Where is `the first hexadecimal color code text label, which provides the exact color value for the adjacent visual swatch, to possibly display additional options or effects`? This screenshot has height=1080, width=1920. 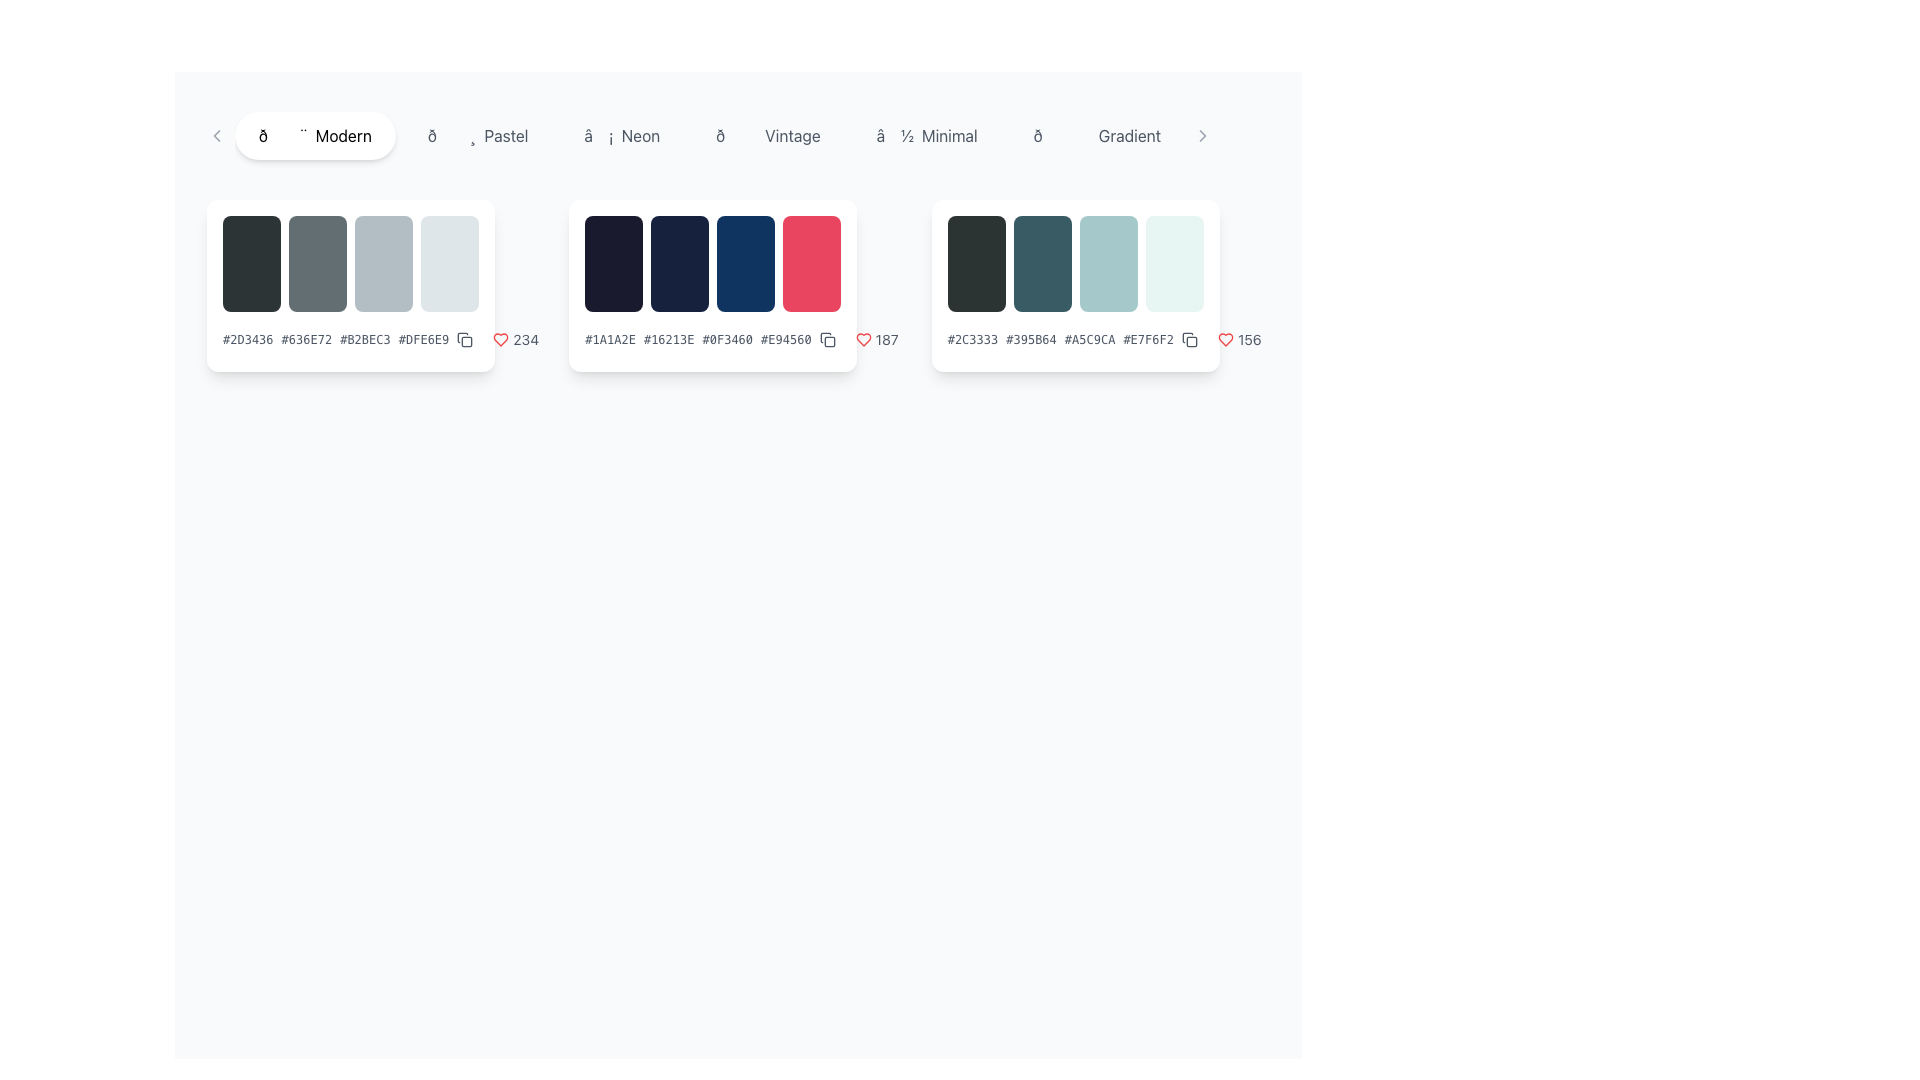
the first hexadecimal color code text label, which provides the exact color value for the adjacent visual swatch, to possibly display additional options or effects is located at coordinates (609, 338).